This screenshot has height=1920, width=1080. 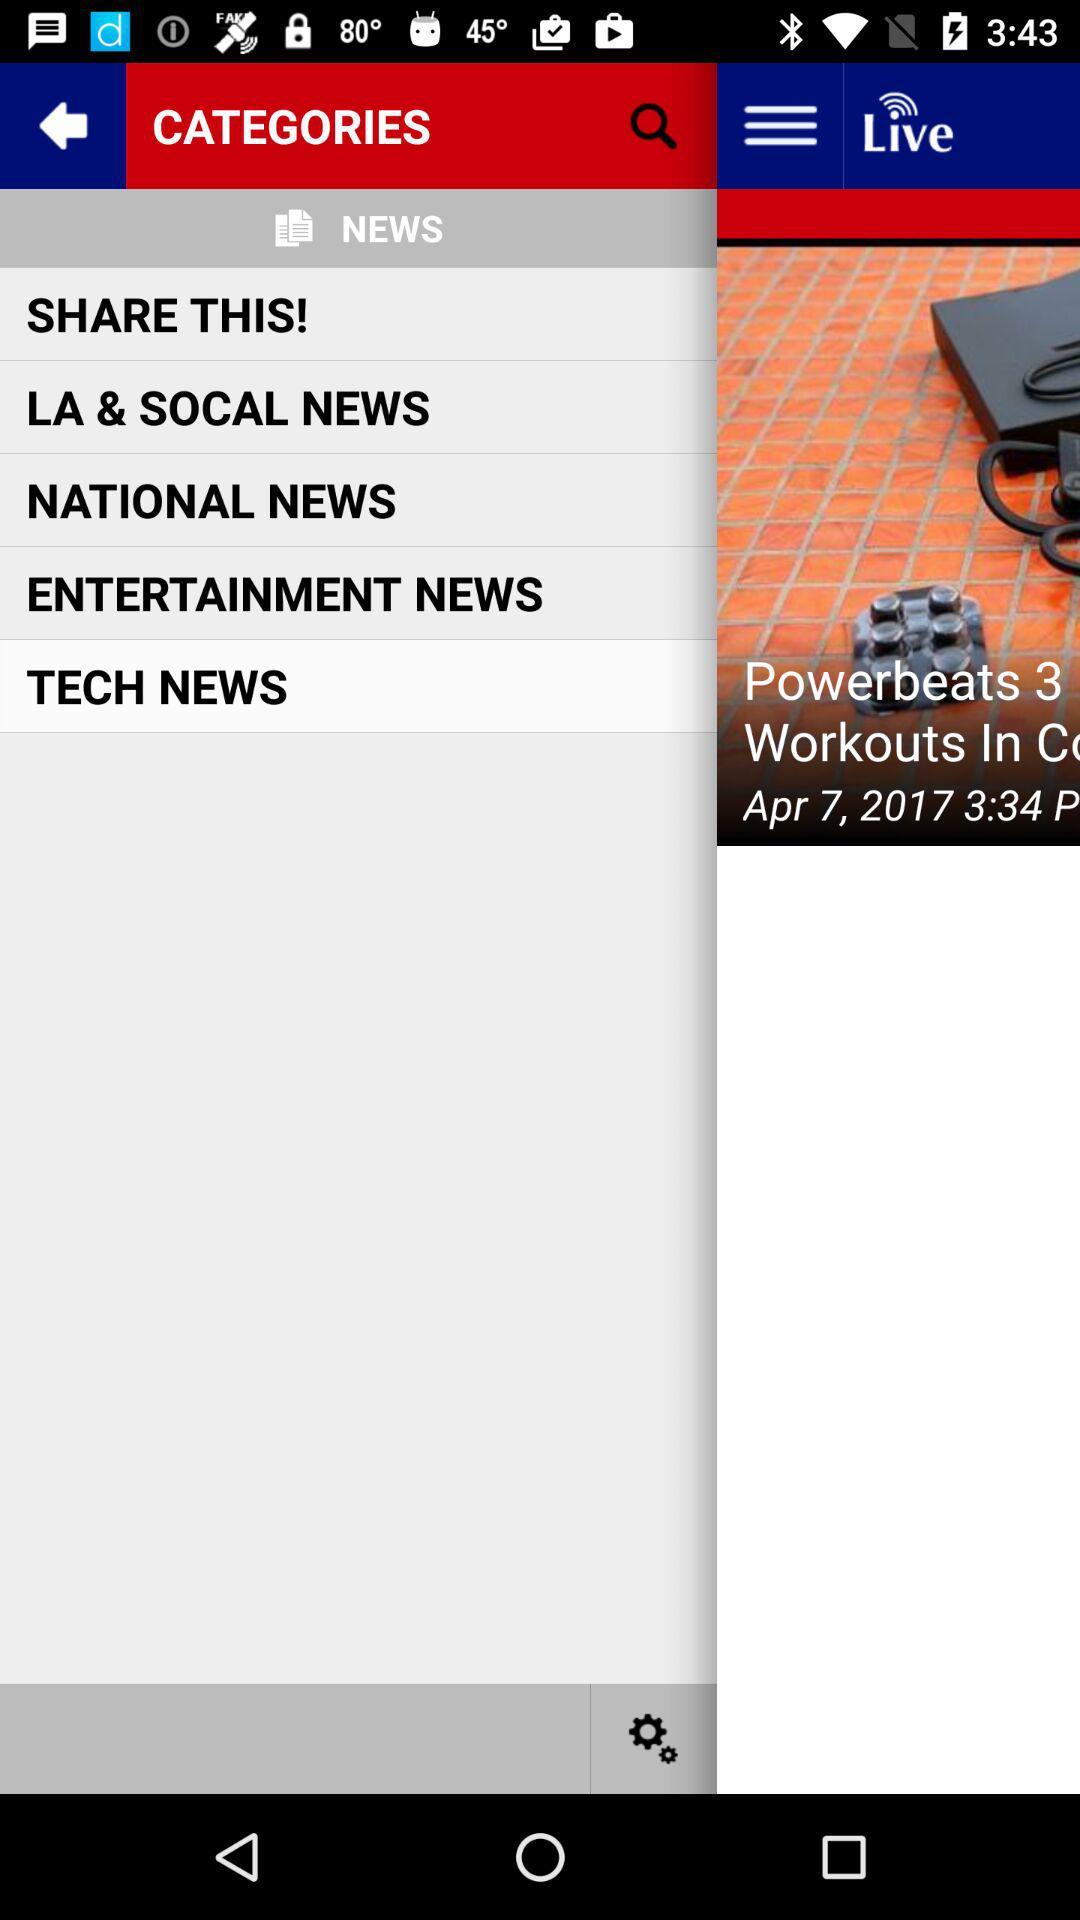 I want to click on apr 7 2017 item, so click(x=911, y=804).